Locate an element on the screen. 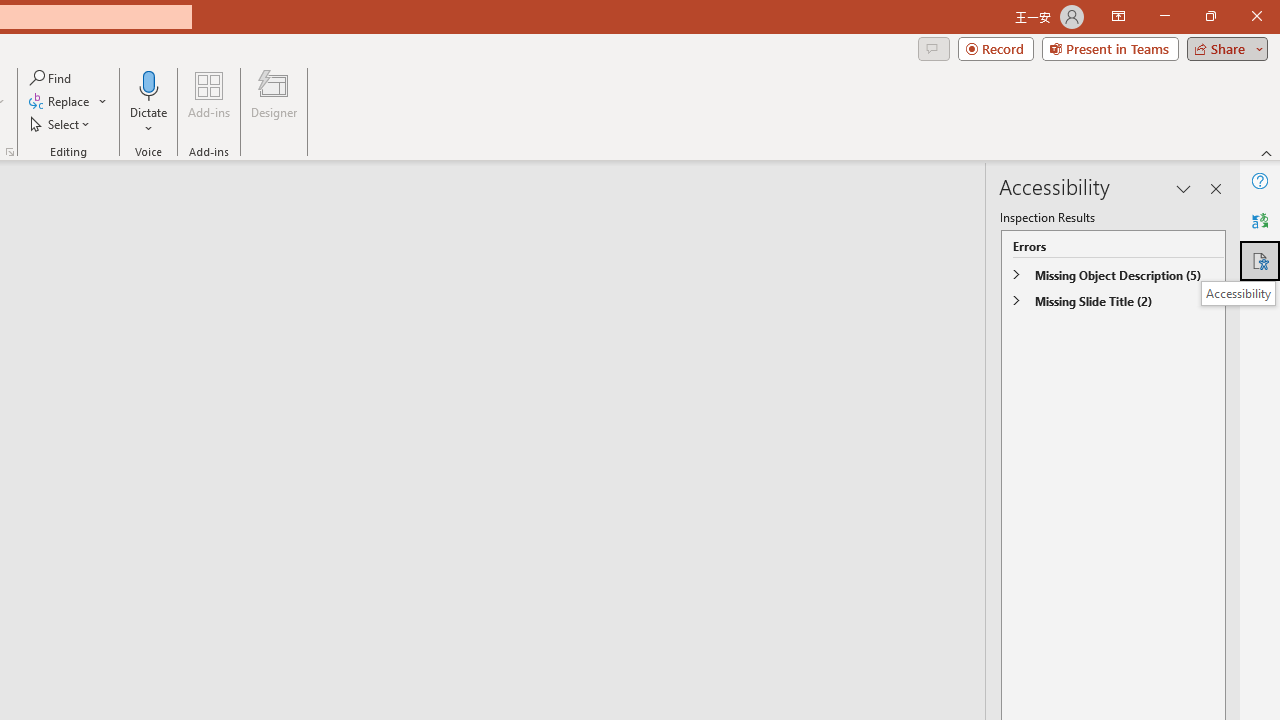 This screenshot has width=1280, height=720. 'Select' is located at coordinates (61, 124).